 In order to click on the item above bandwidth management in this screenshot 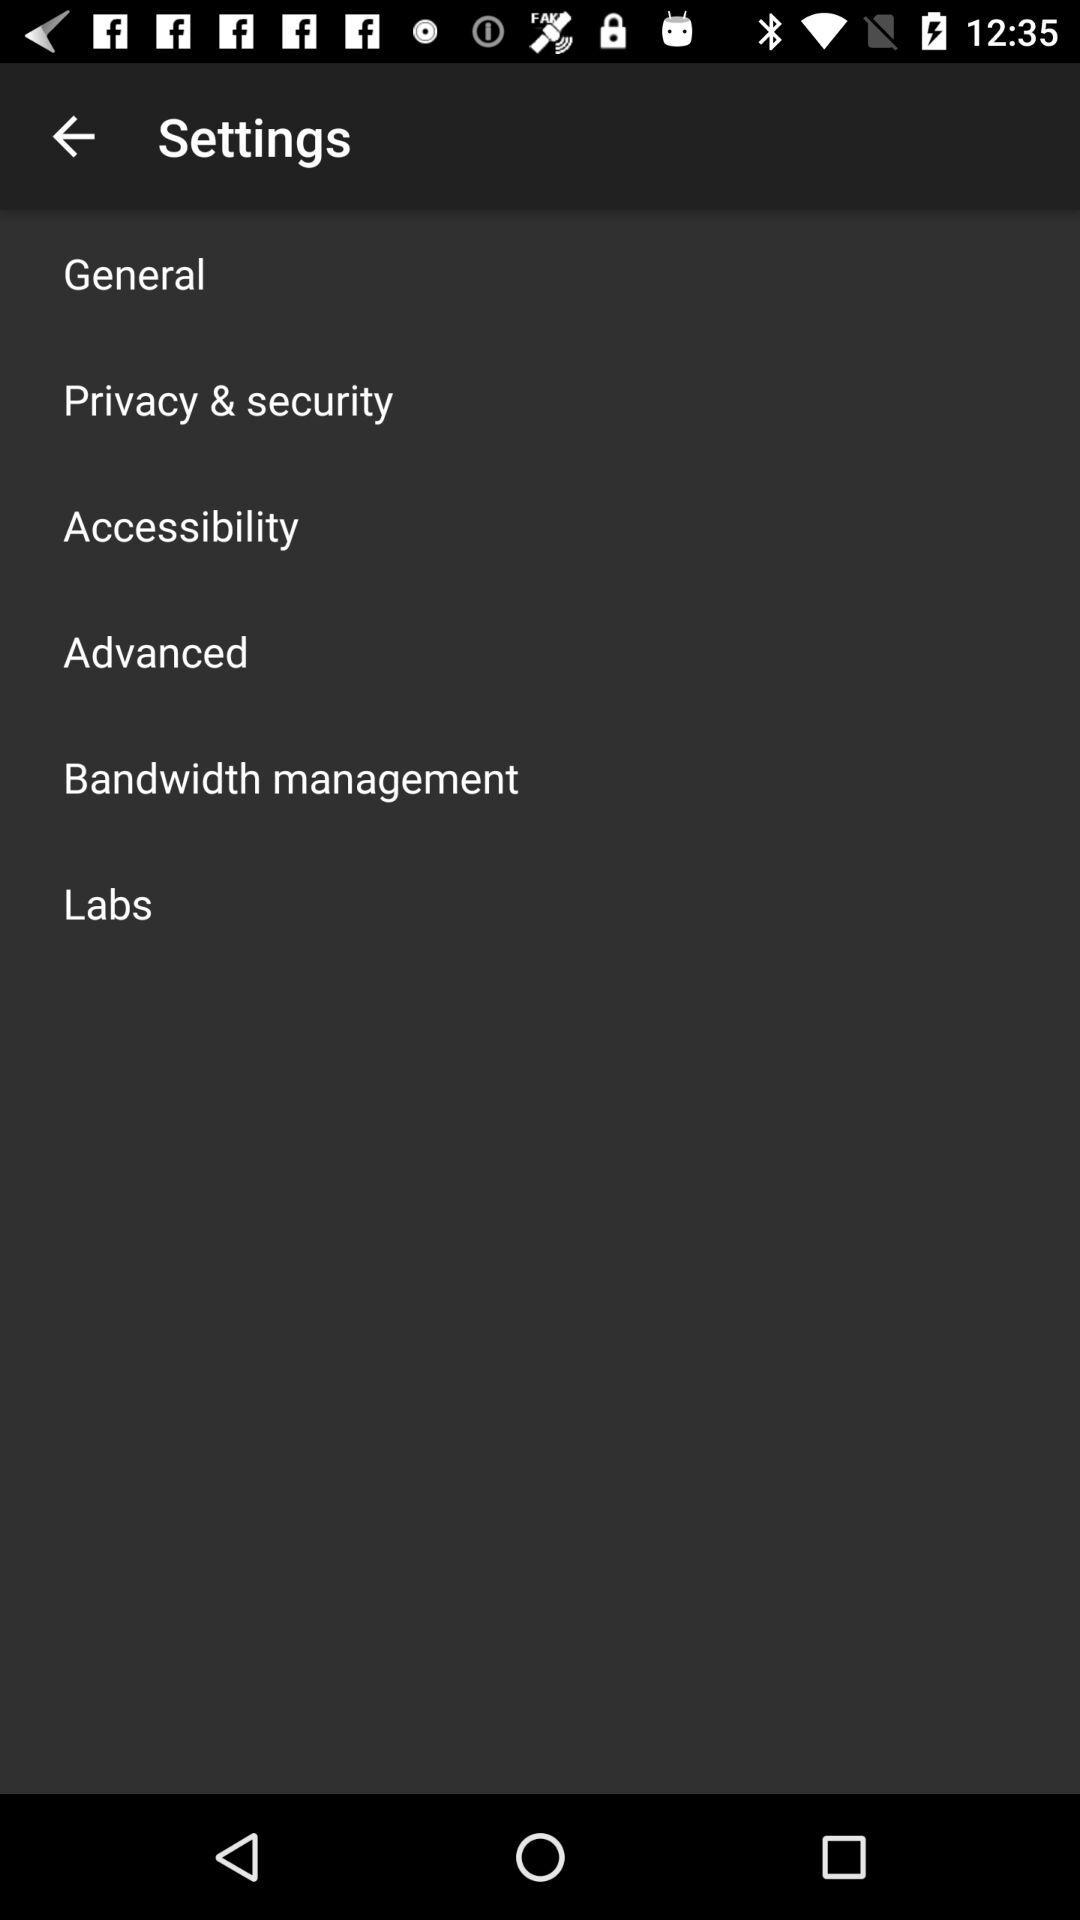, I will do `click(154, 651)`.